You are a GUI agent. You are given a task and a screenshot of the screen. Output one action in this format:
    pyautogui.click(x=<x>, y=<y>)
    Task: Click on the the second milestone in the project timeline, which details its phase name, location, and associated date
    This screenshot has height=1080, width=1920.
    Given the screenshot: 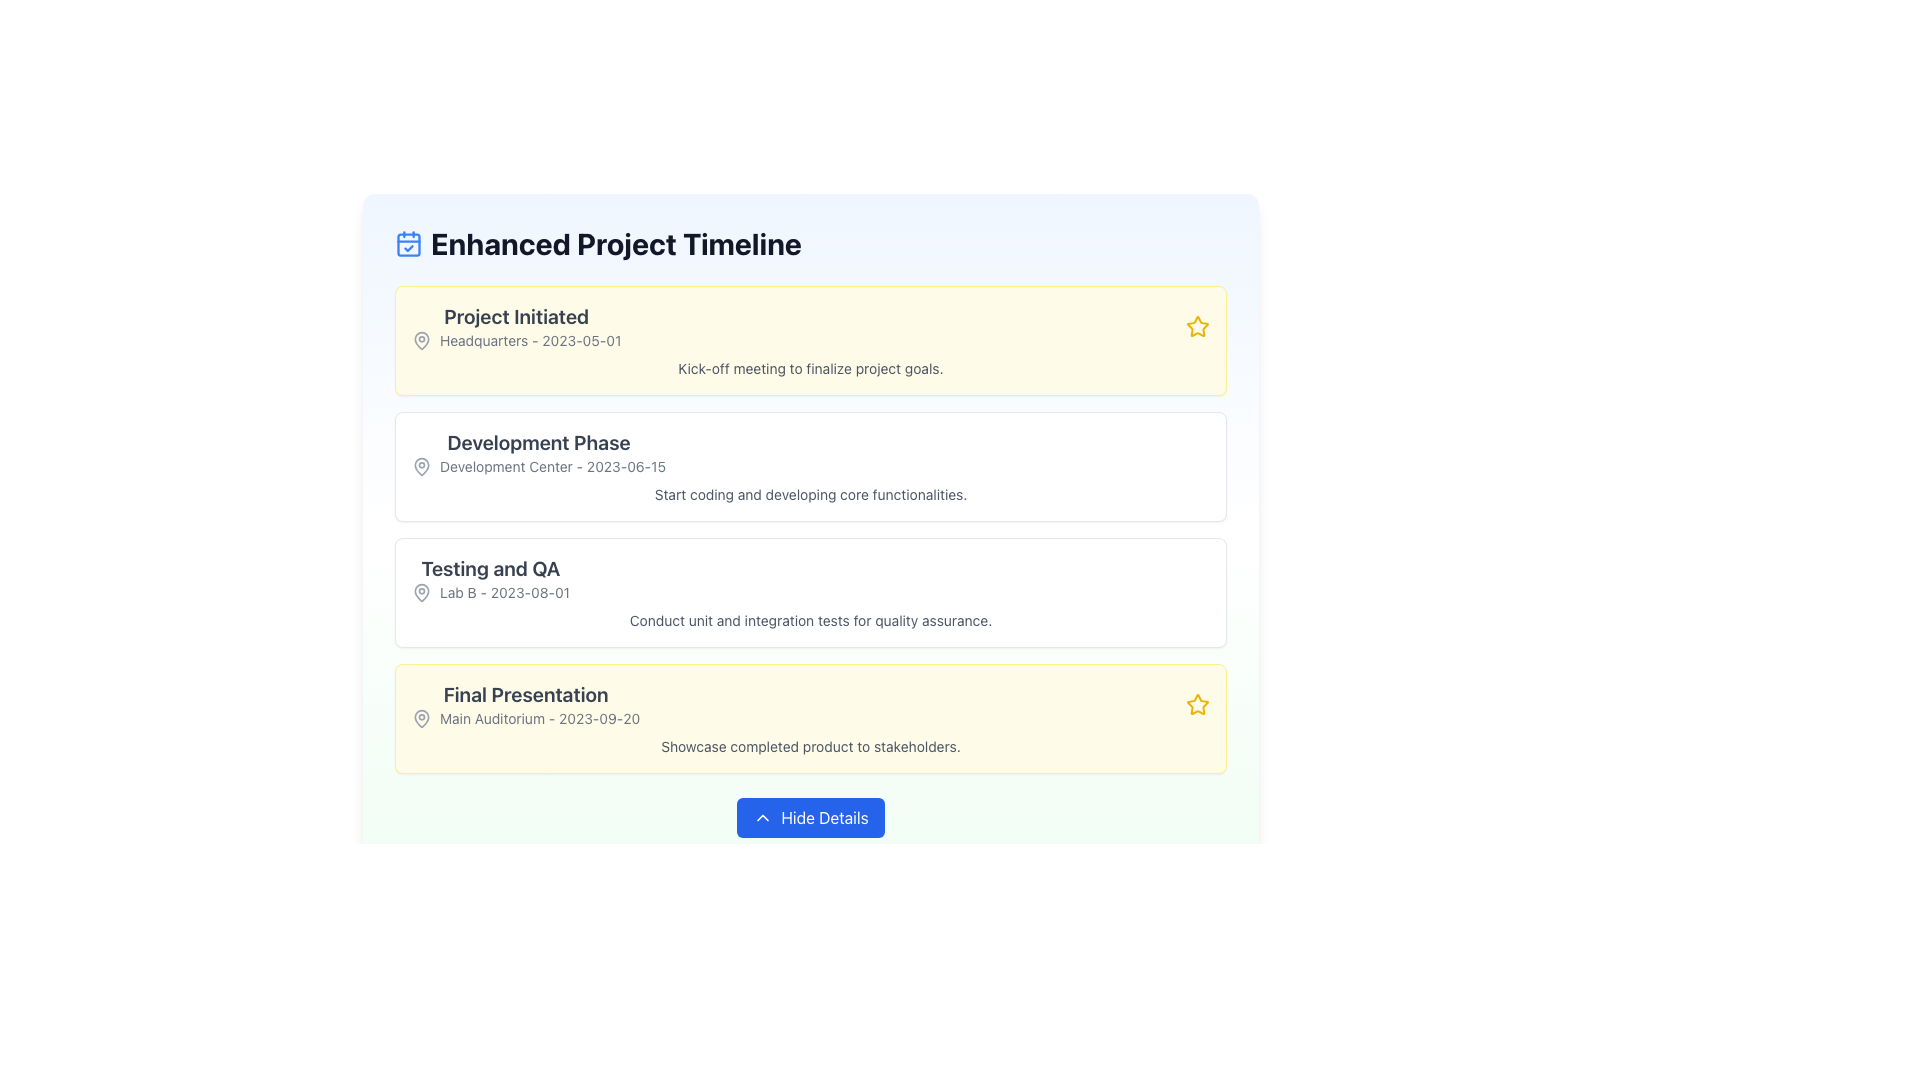 What is the action you would take?
    pyautogui.click(x=538, y=452)
    